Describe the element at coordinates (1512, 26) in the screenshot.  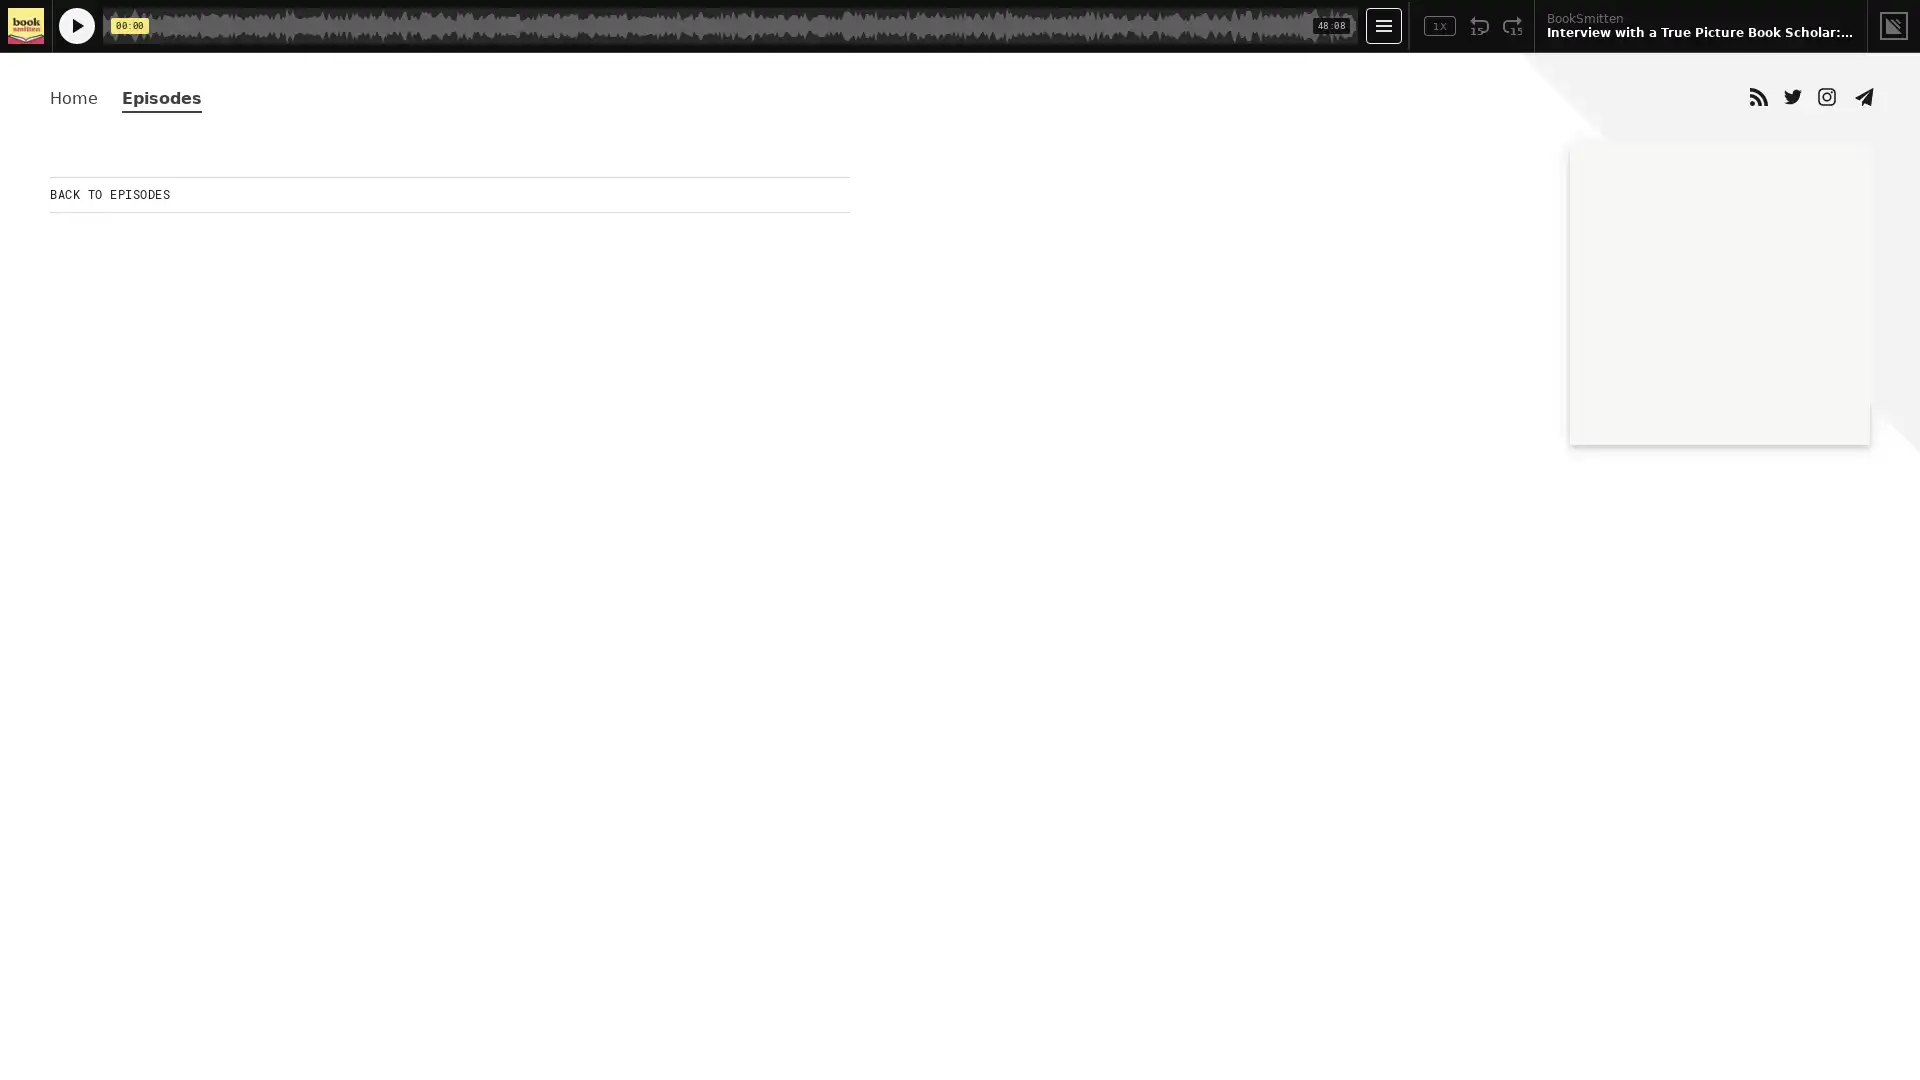
I see `Fast Forward 15 Seconds` at that location.